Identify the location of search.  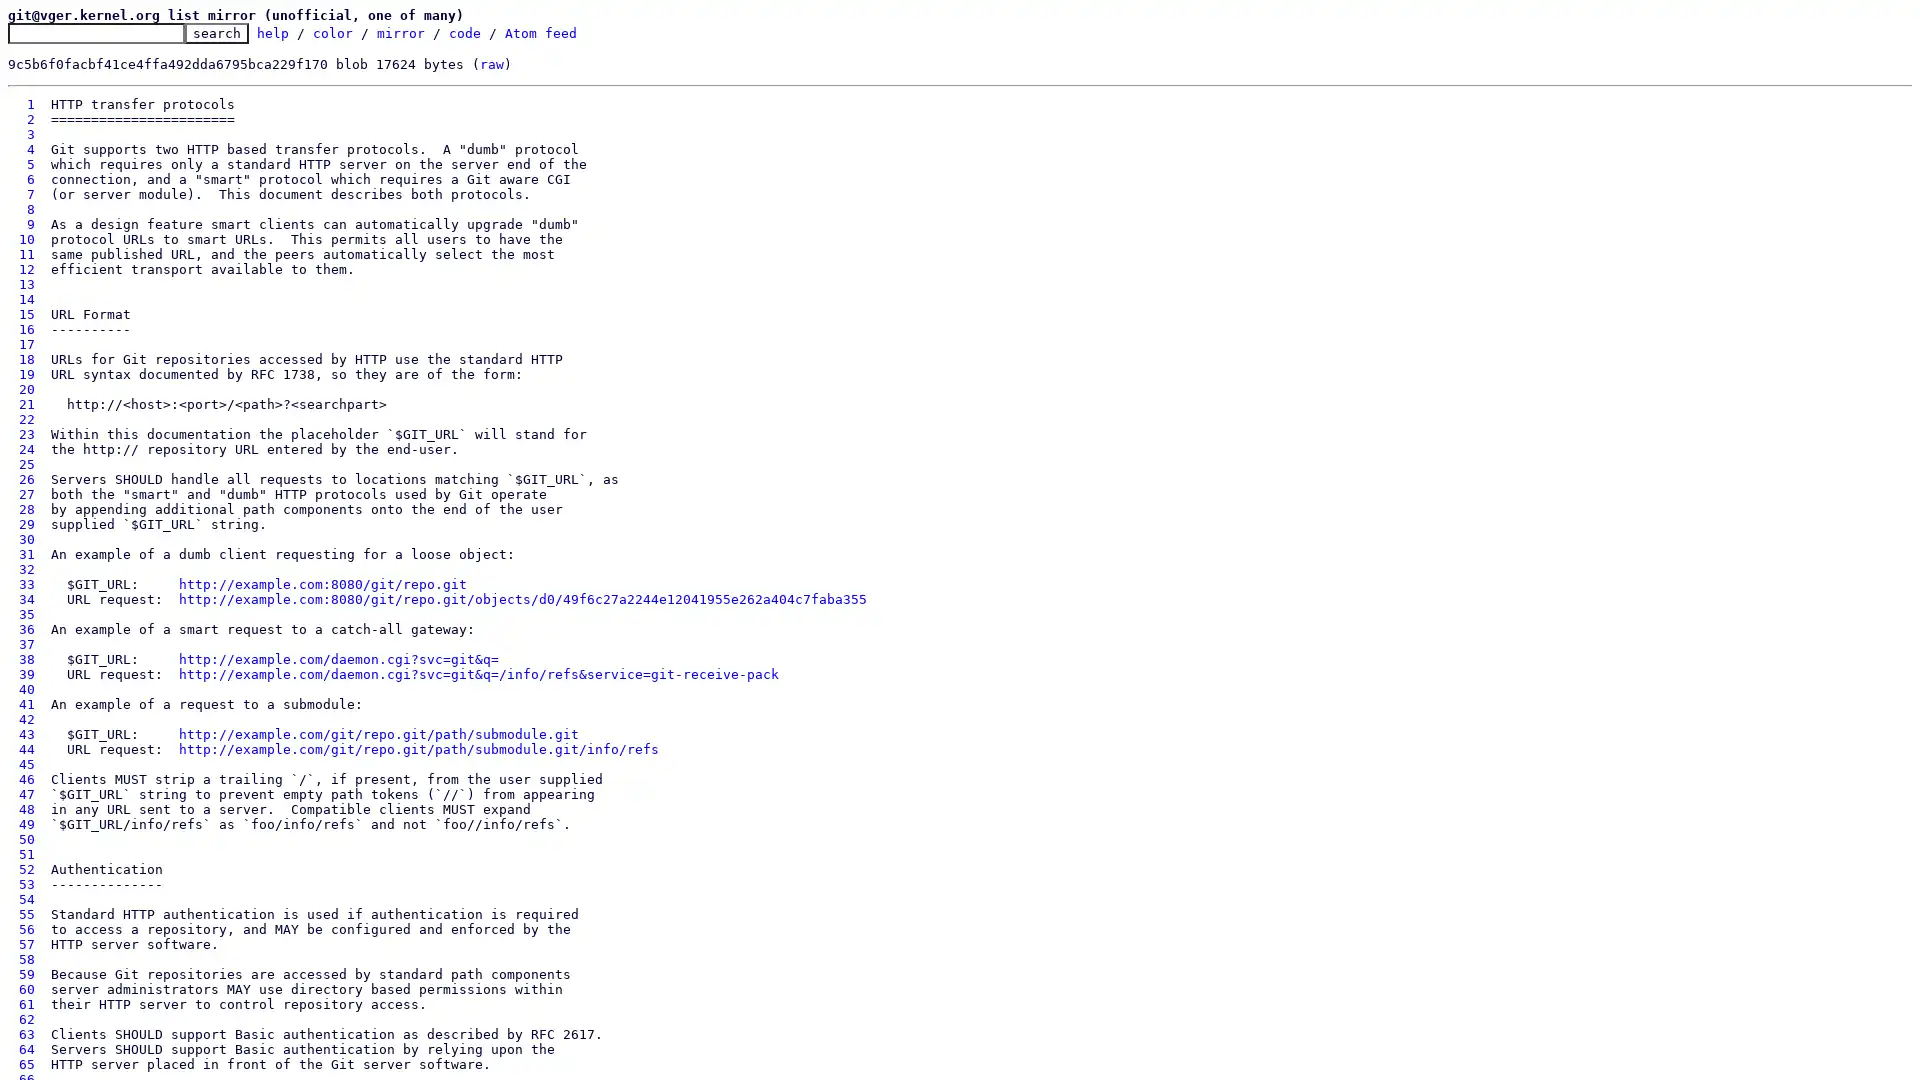
(216, 33).